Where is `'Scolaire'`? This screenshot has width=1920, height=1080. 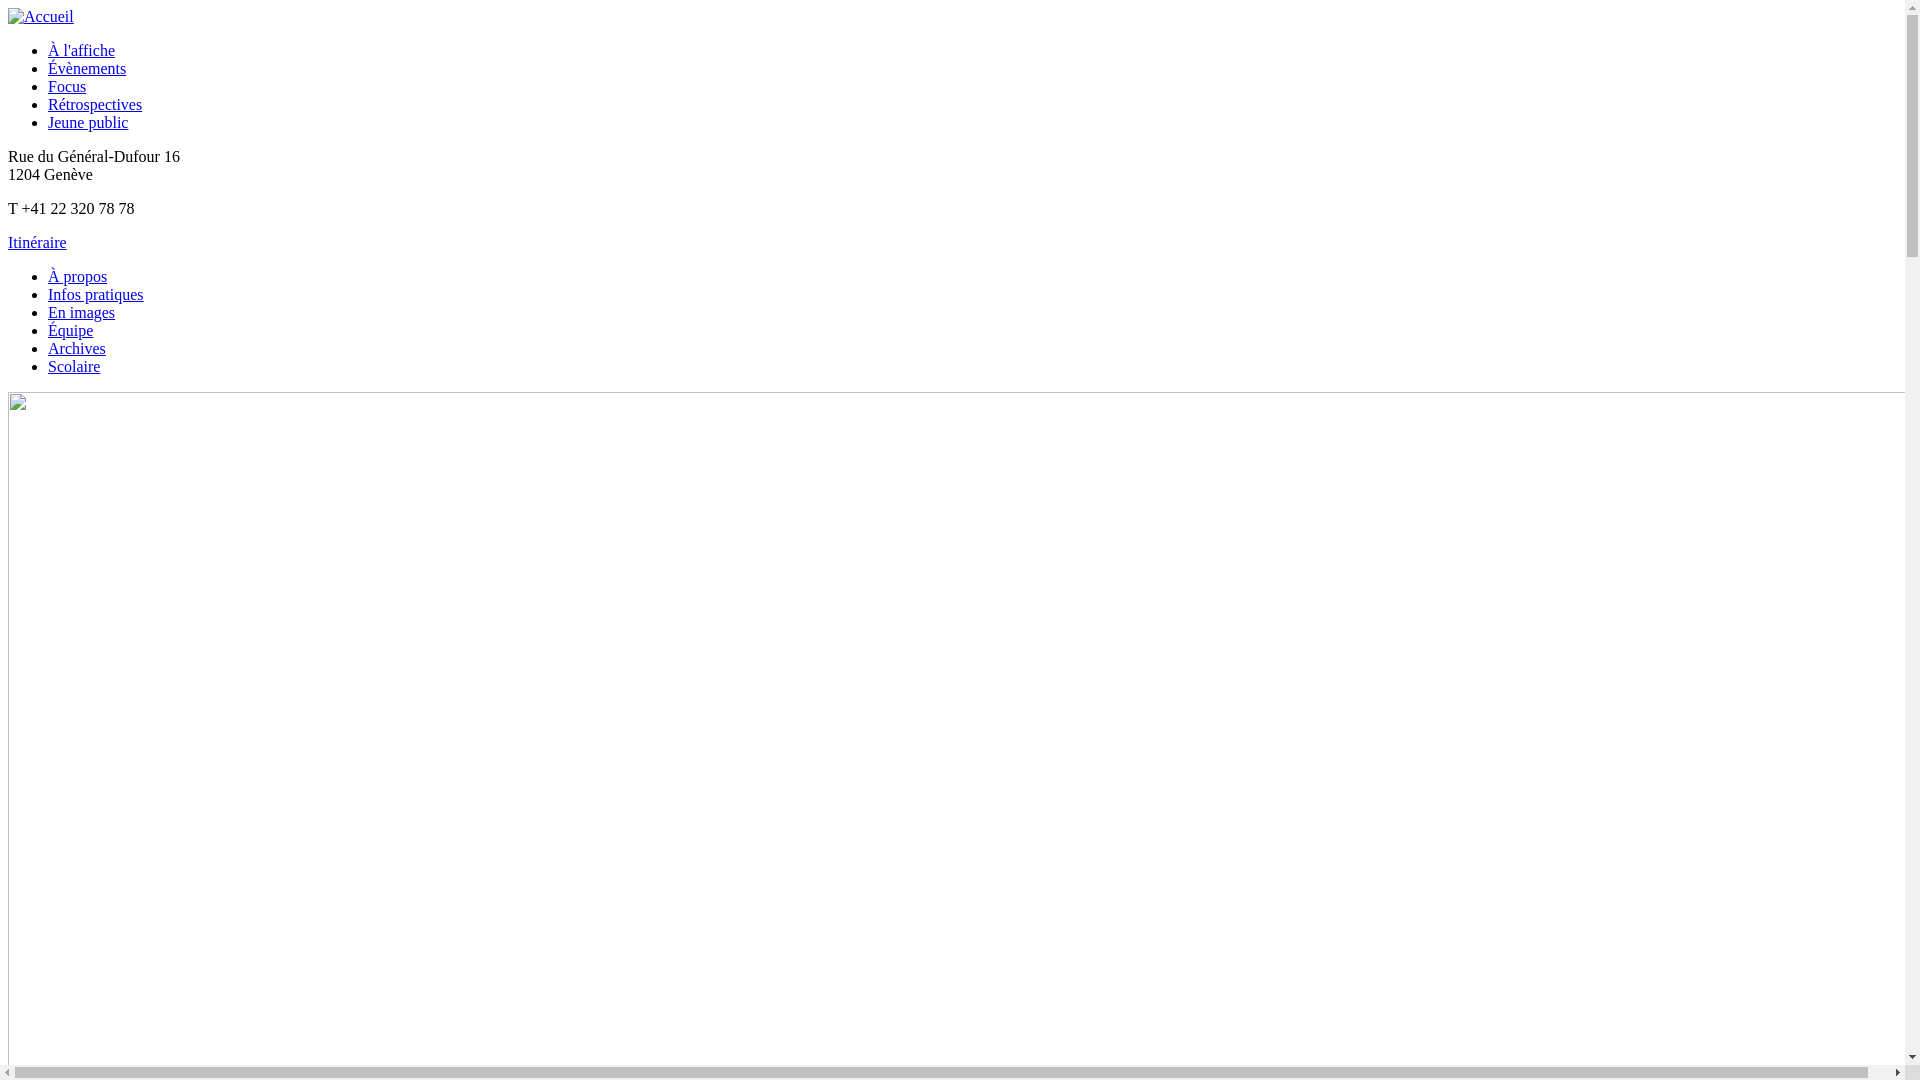 'Scolaire' is located at coordinates (73, 366).